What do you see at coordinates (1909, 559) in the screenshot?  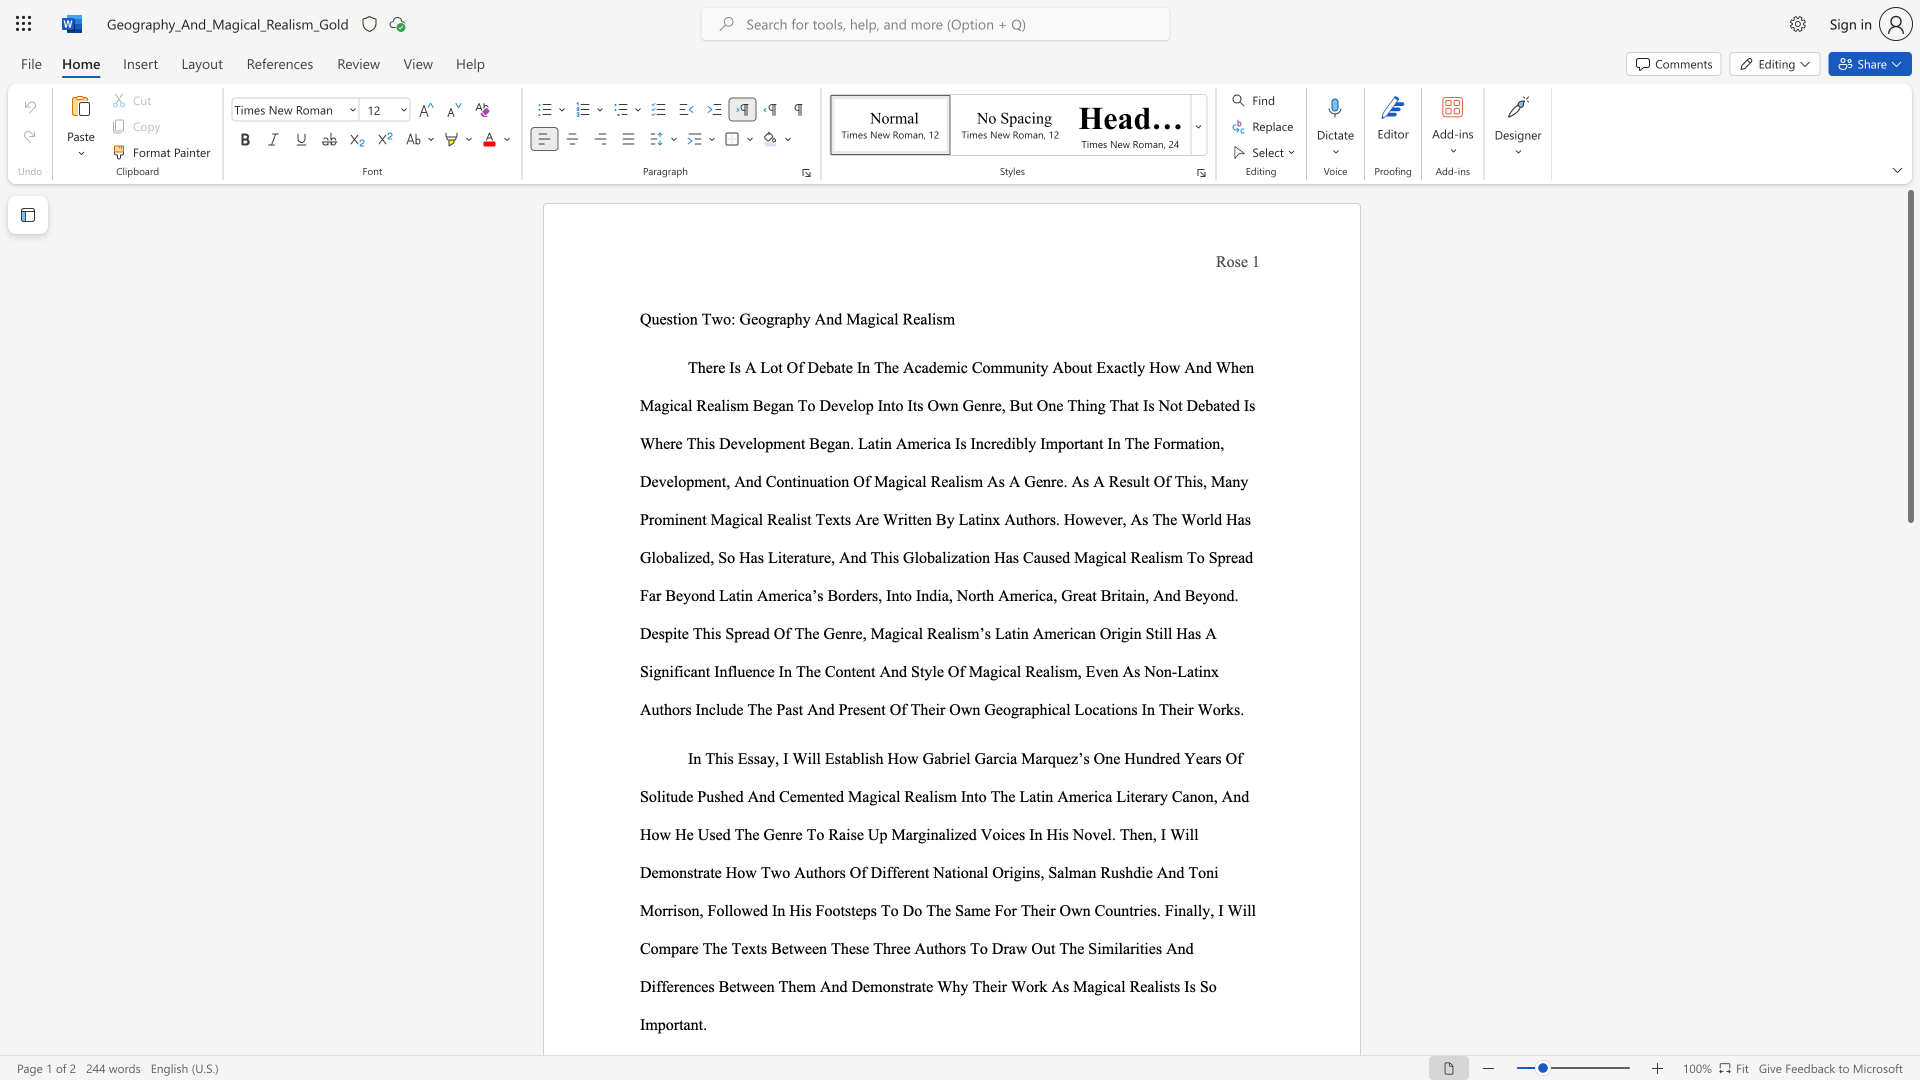 I see `the scrollbar on the side` at bounding box center [1909, 559].